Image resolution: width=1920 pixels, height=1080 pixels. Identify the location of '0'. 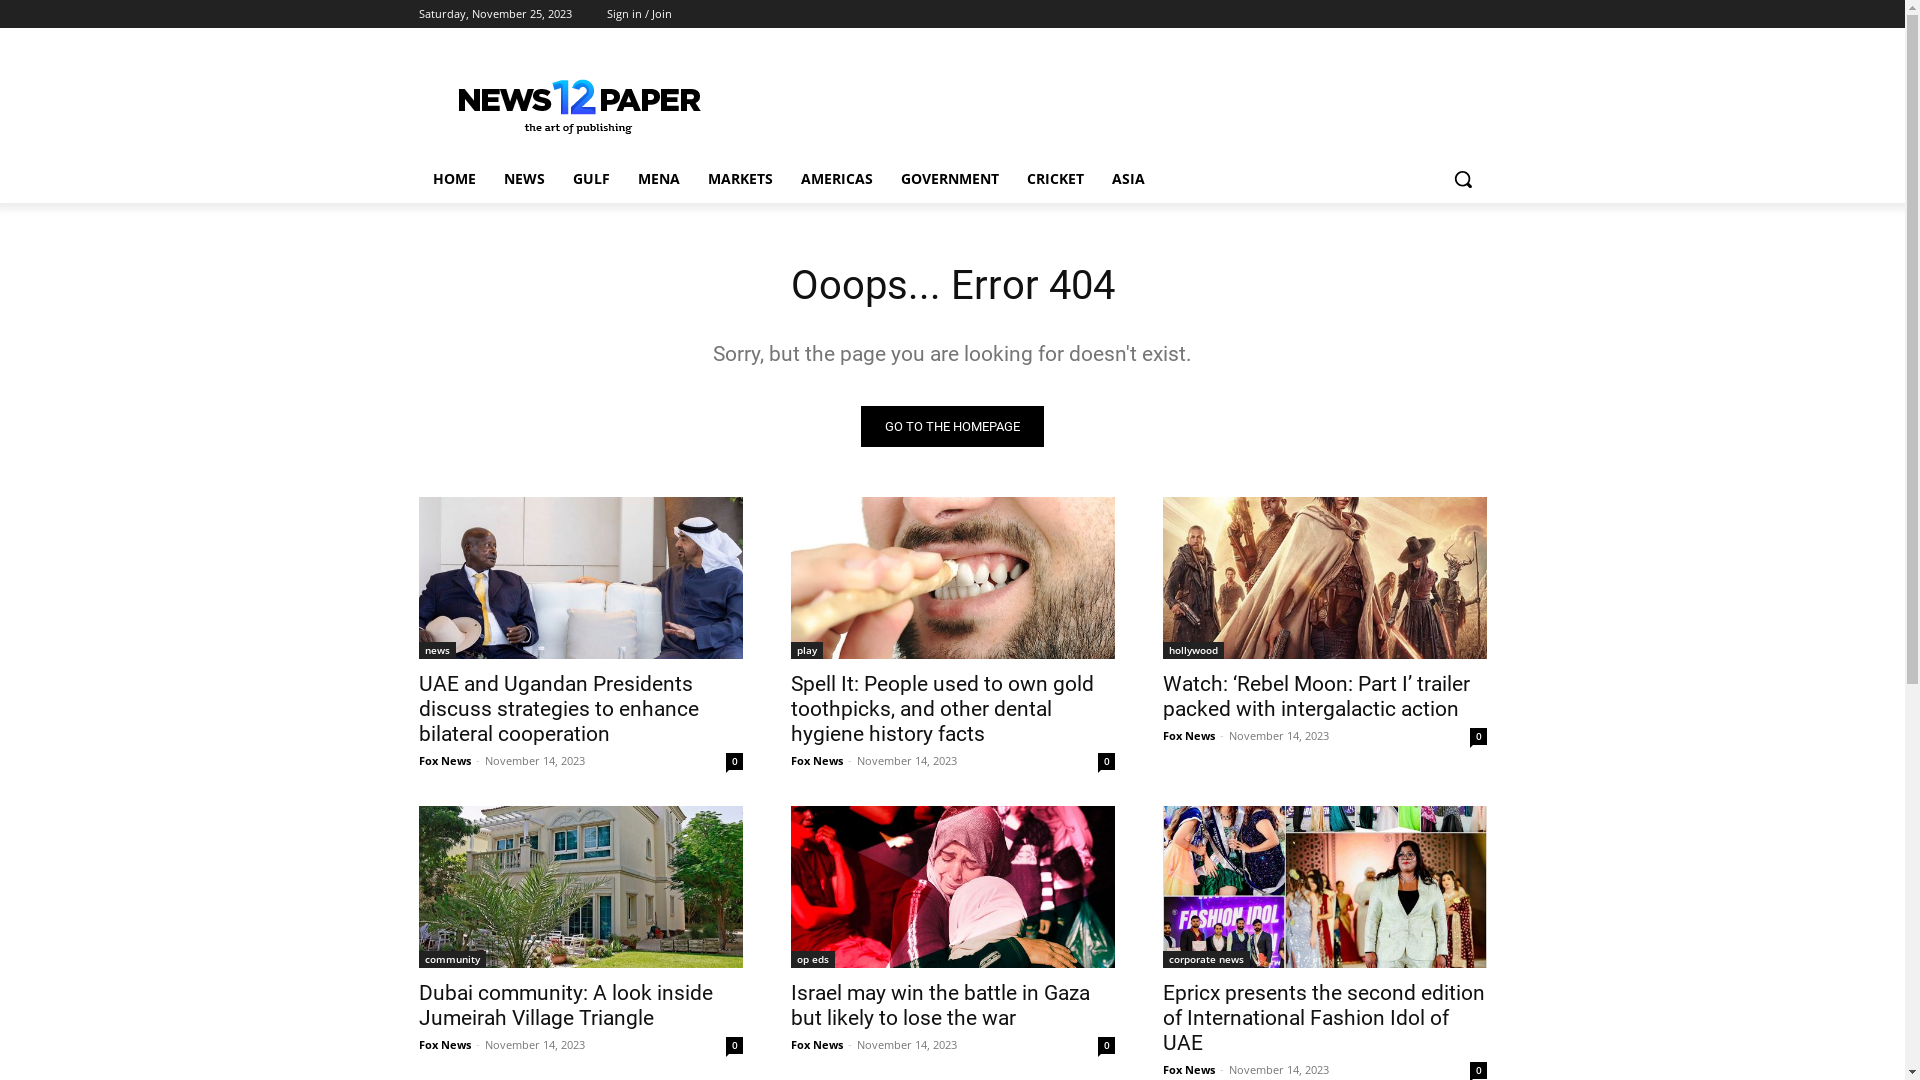
(1478, 1069).